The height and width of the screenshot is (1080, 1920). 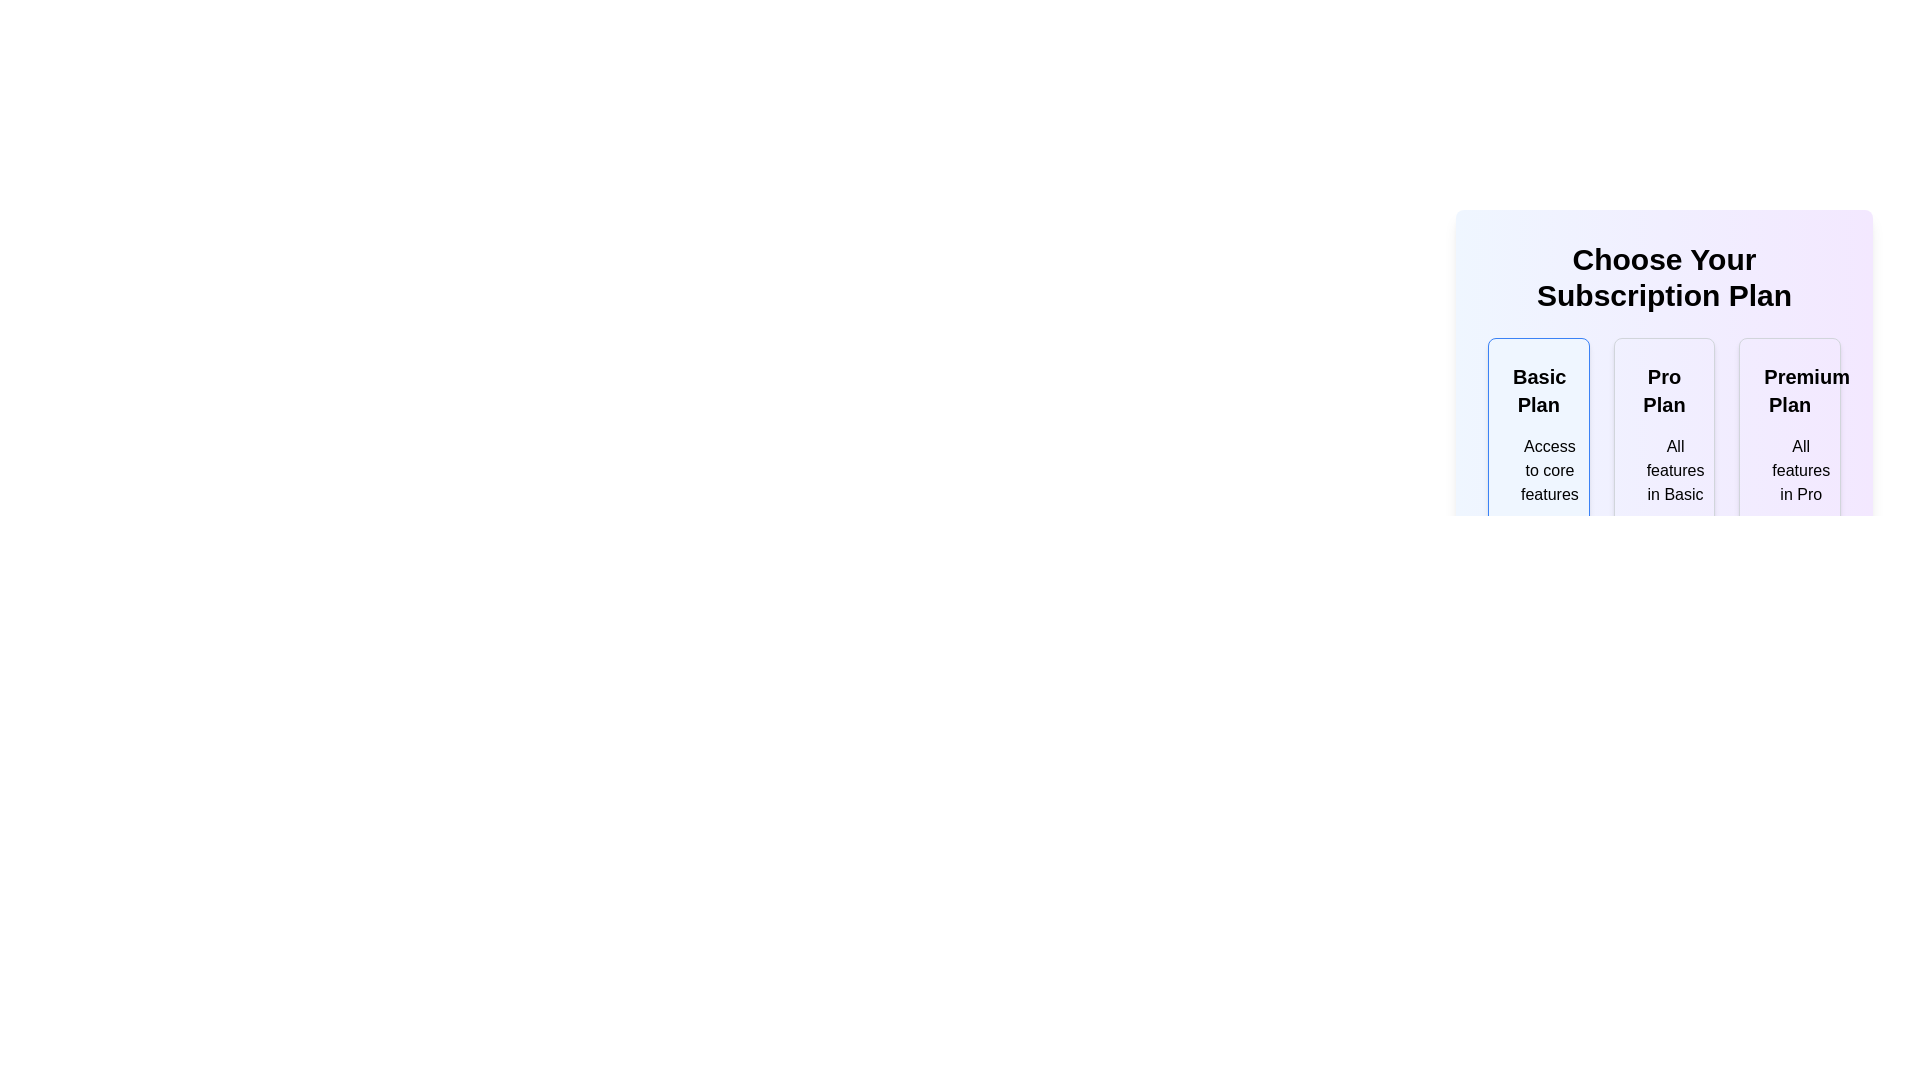 I want to click on attributes of the checkmark icon indicating approval for the 'Basic Plan' subscription, located to the left of the 'Access to core features' text, so click(x=1524, y=472).